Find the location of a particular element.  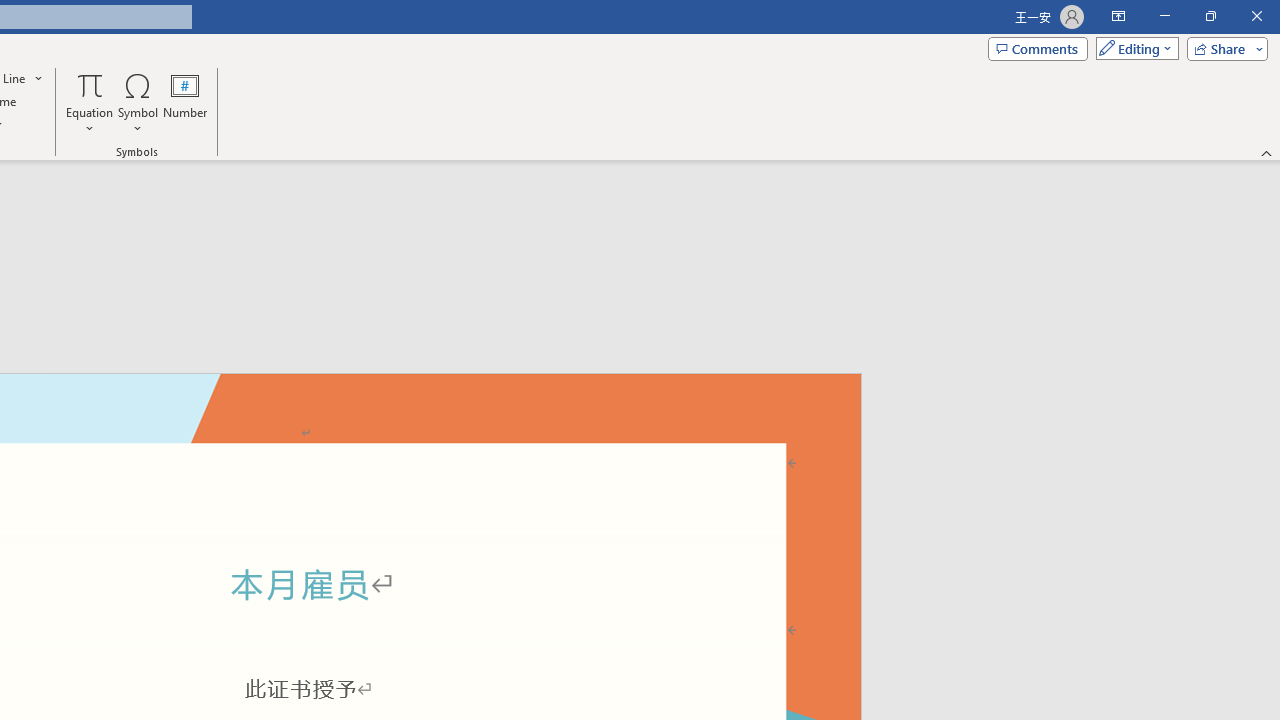

'Equation' is located at coordinates (89, 84).